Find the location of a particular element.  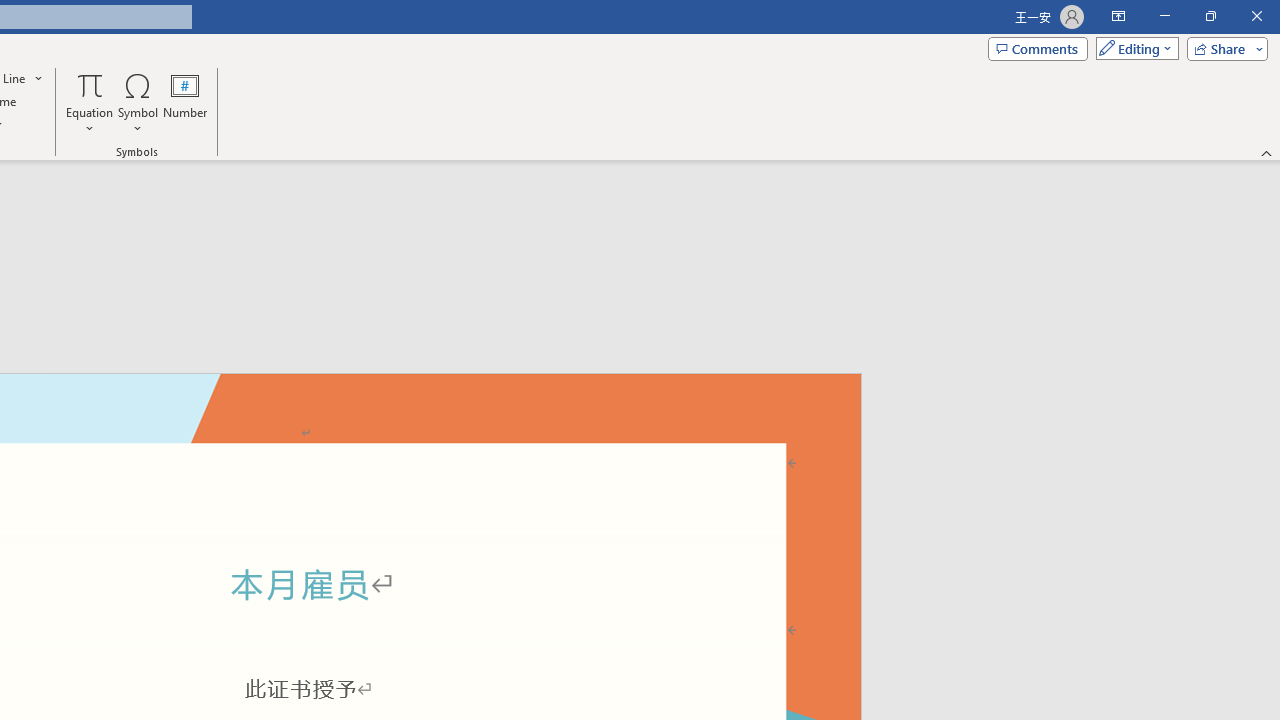

'Equation' is located at coordinates (89, 84).